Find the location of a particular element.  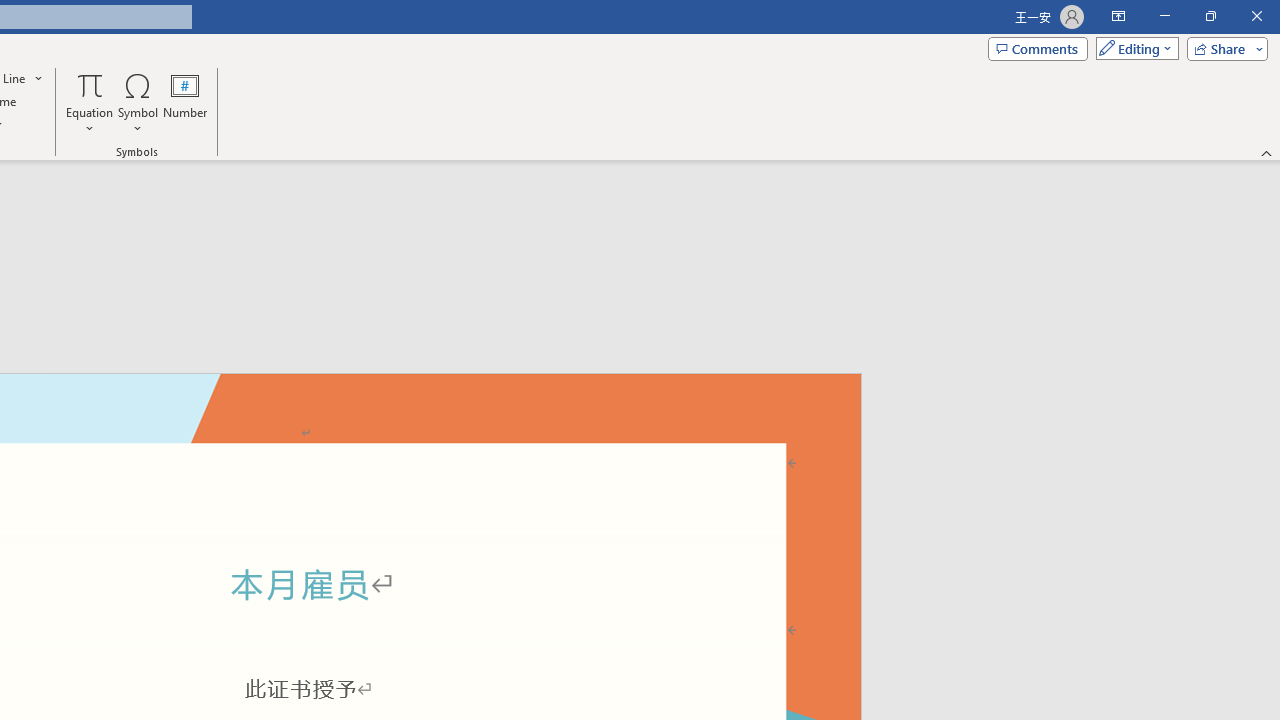

'Equation' is located at coordinates (89, 84).